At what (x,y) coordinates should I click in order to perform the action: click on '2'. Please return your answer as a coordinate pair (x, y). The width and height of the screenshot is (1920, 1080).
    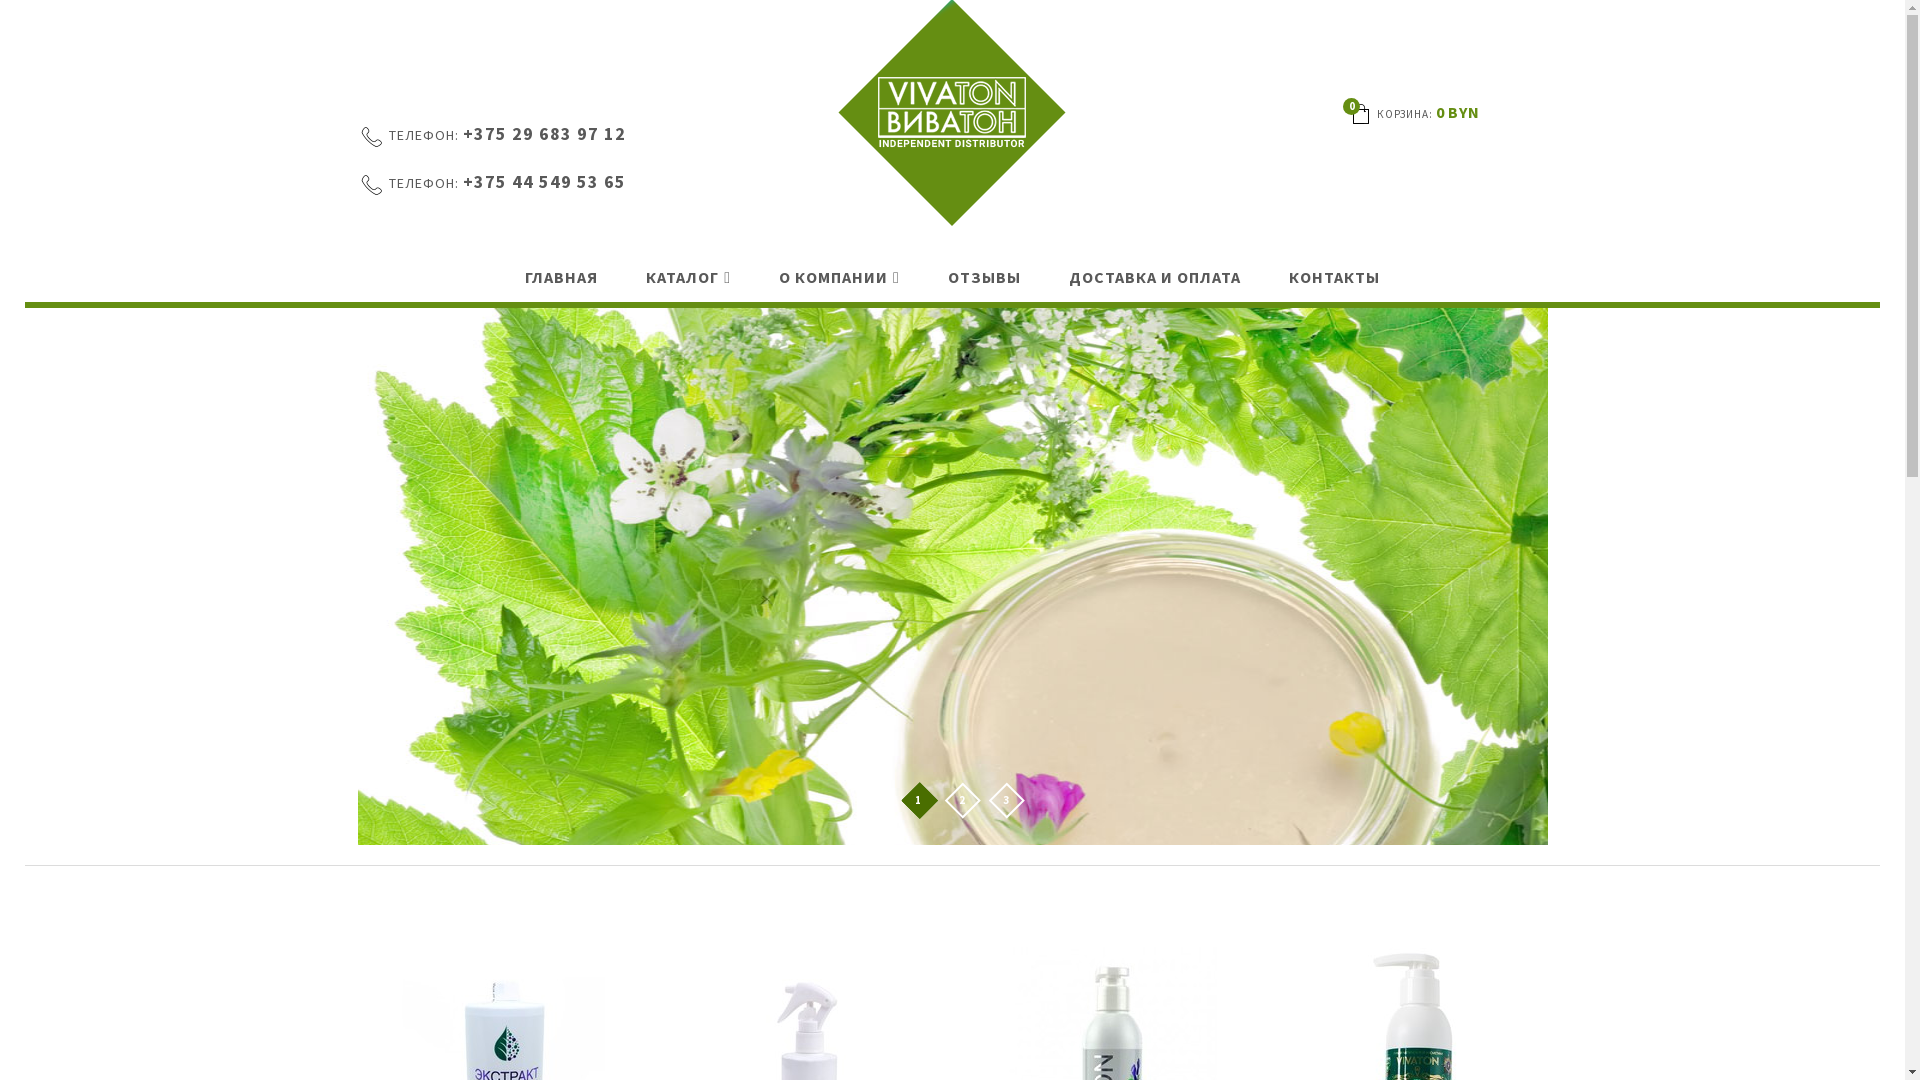
    Looking at the image, I should click on (961, 801).